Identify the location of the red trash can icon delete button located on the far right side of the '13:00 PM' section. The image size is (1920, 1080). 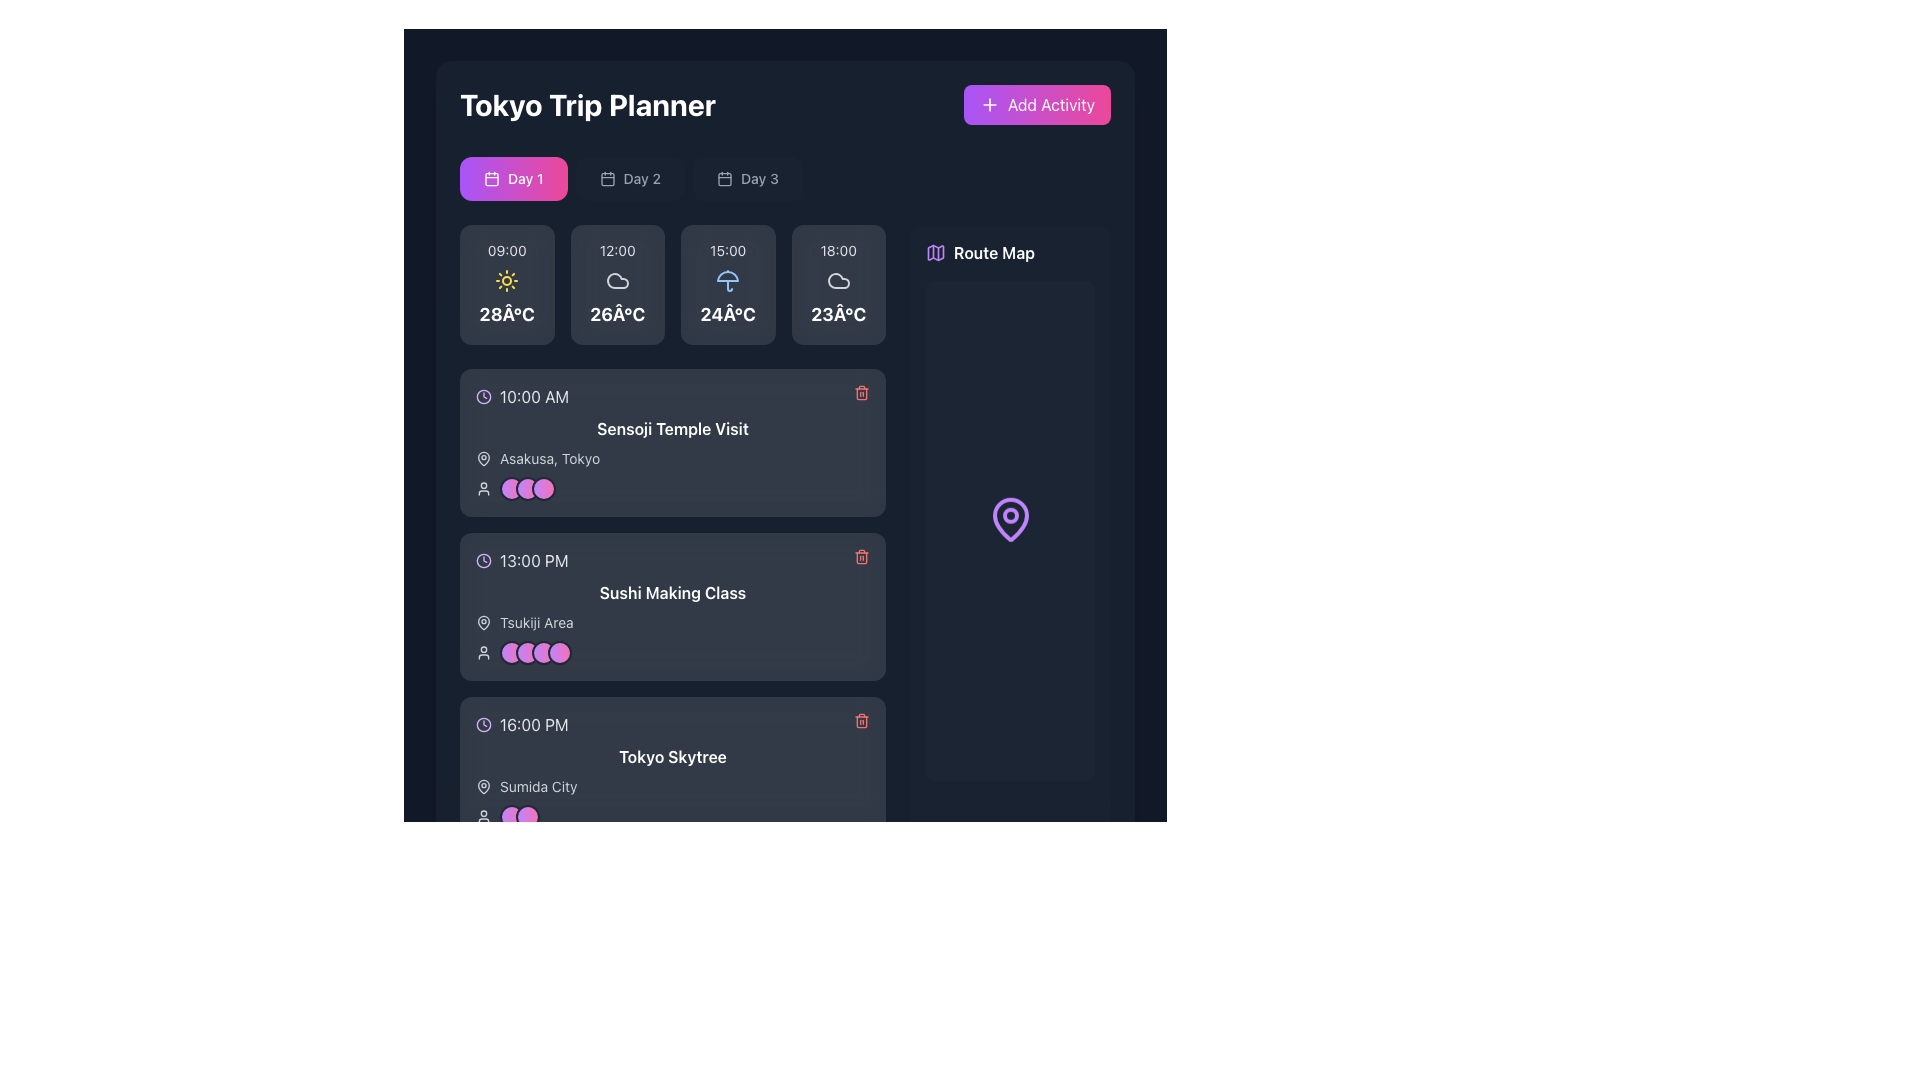
(862, 556).